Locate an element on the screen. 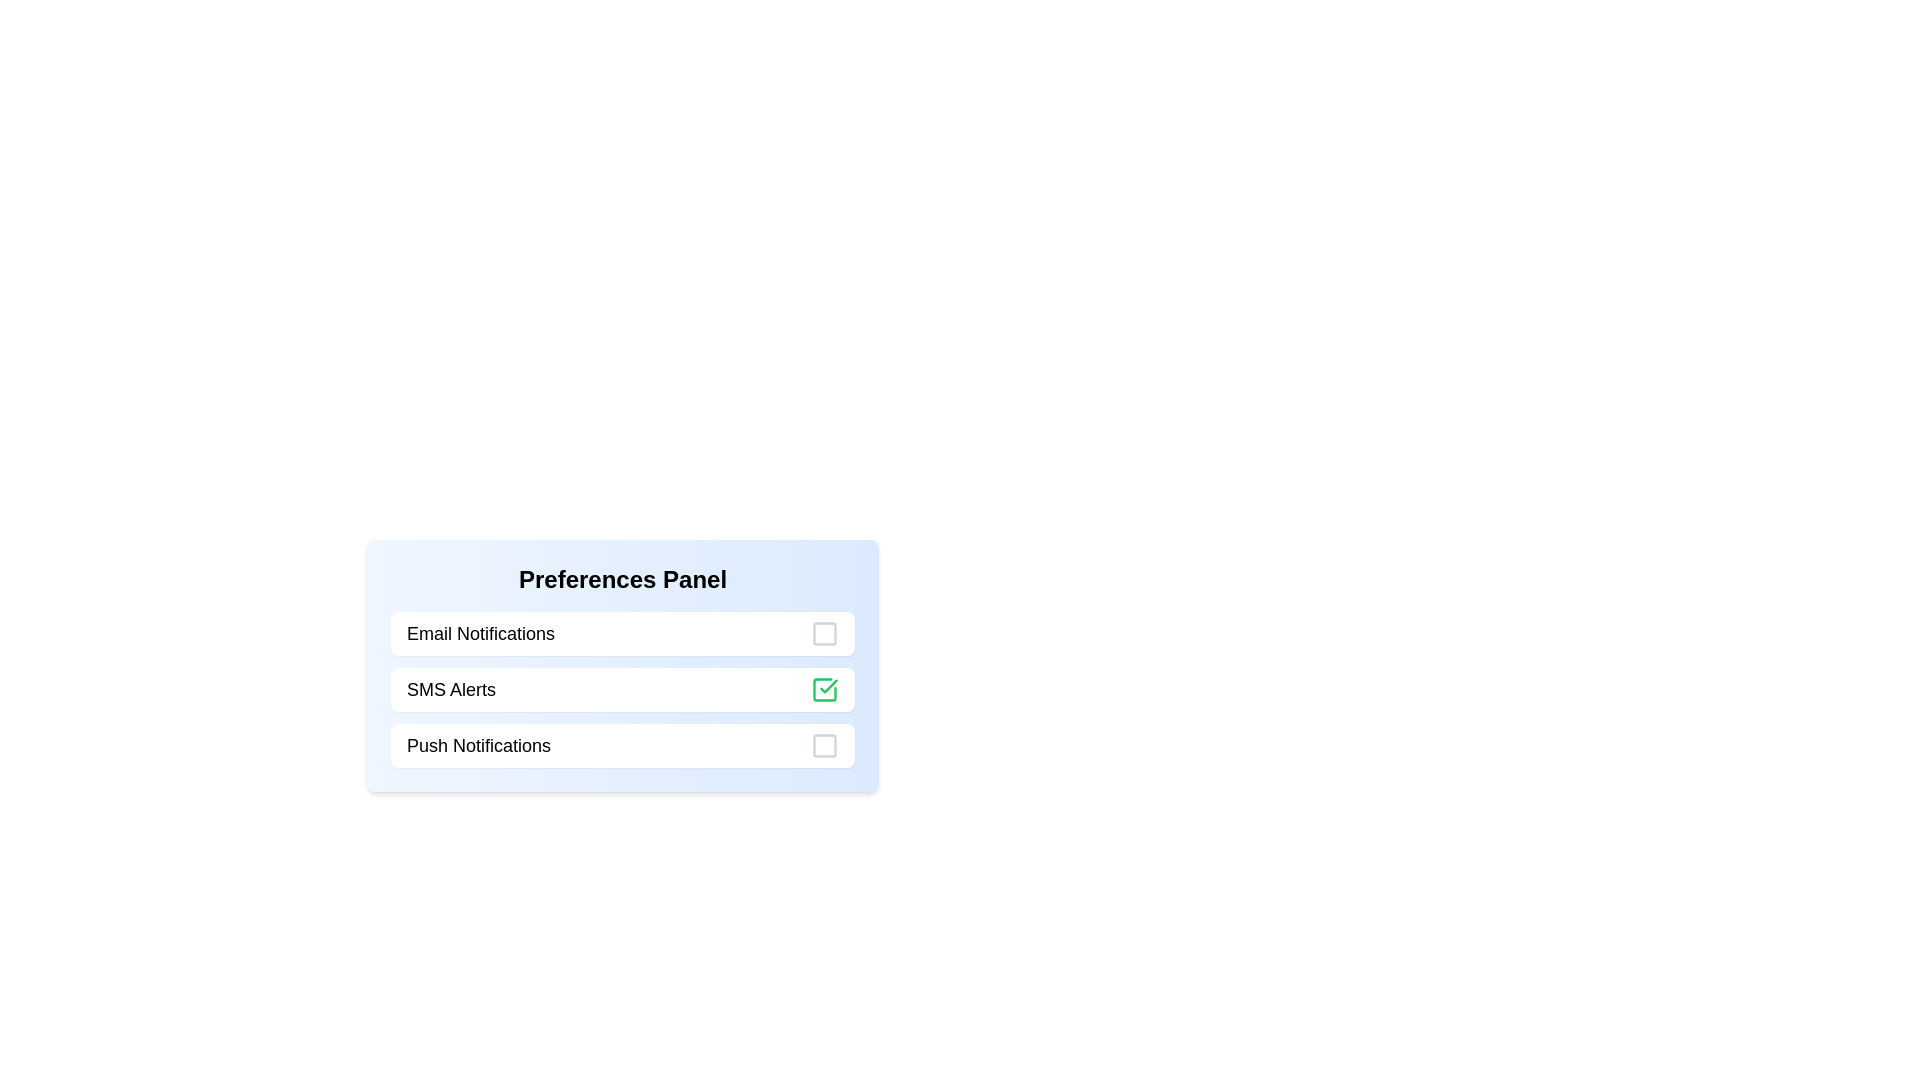 This screenshot has width=1920, height=1080. the interactive checkbox icon located in the top-right corner of the 'Email Notifications' row within the 'Preferences Panel' is located at coordinates (825, 633).